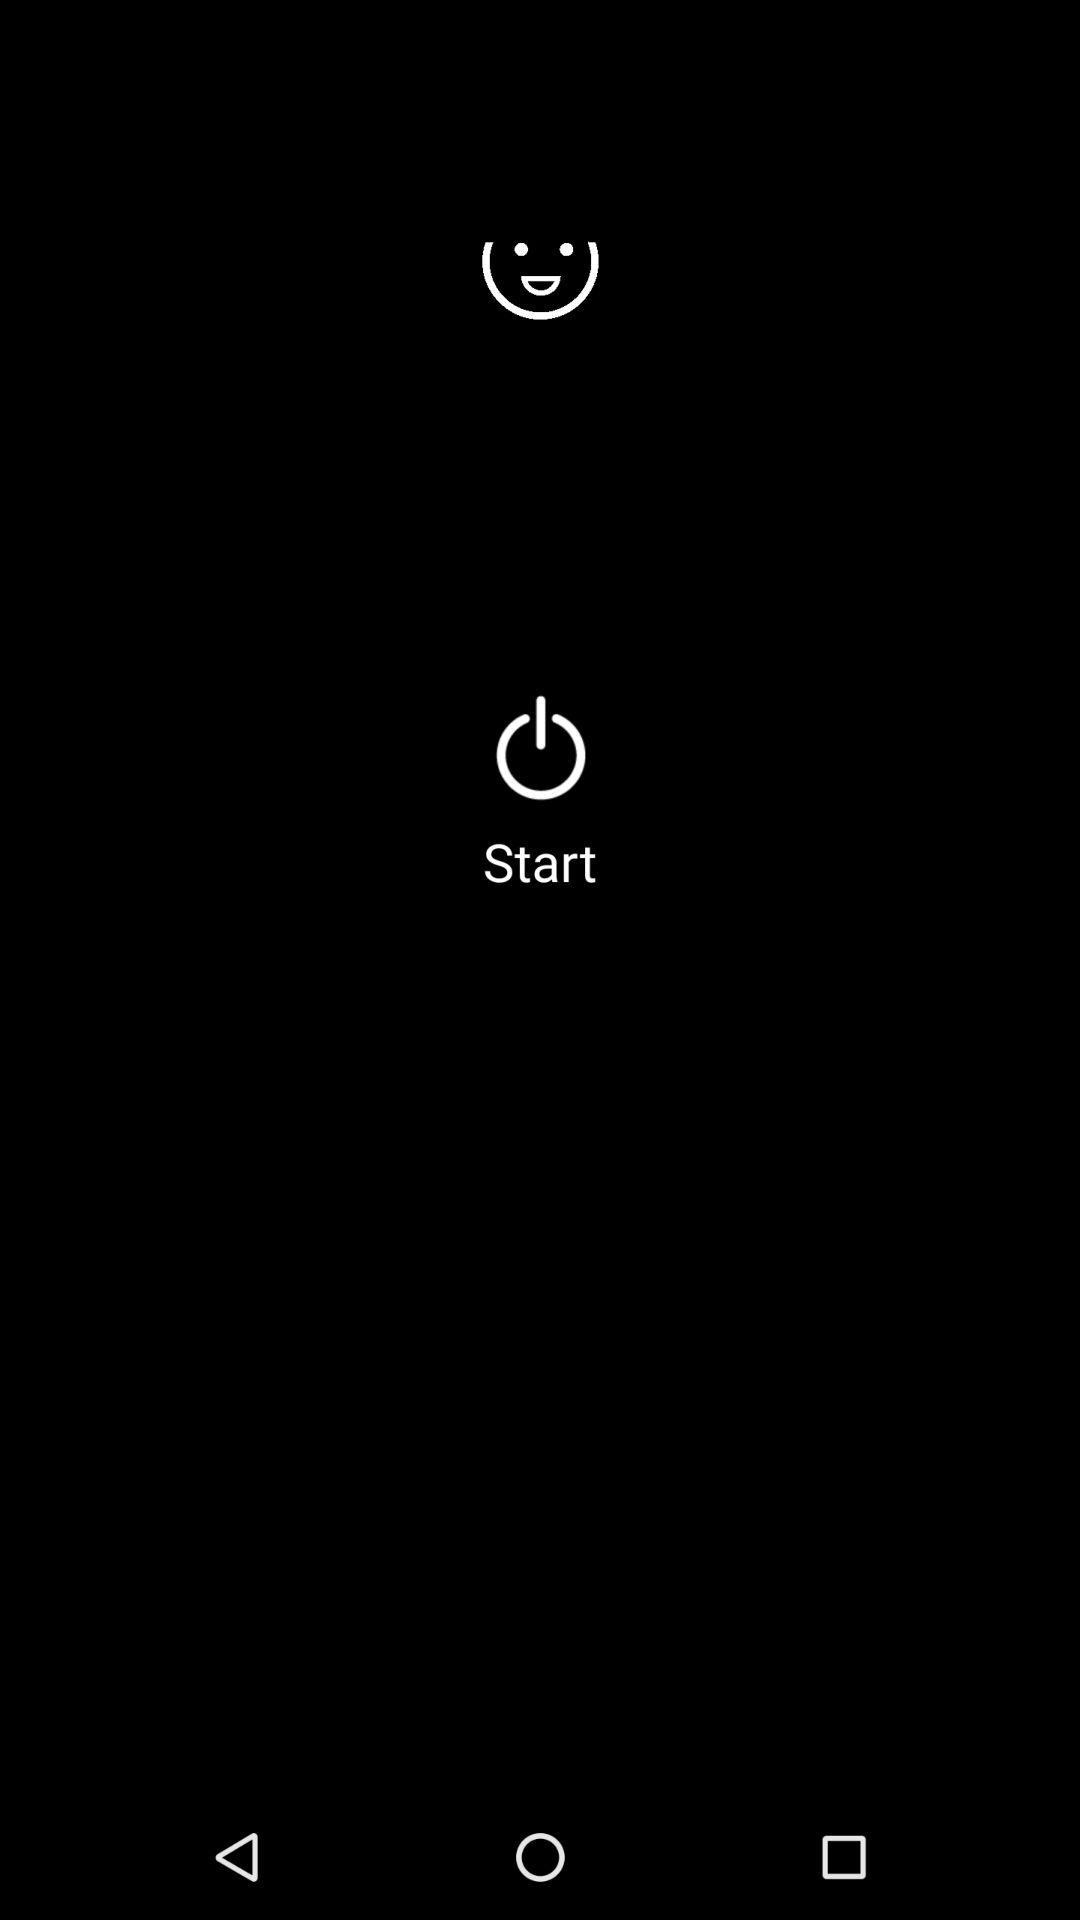 The width and height of the screenshot is (1080, 1920). I want to click on the power icon, so click(540, 746).